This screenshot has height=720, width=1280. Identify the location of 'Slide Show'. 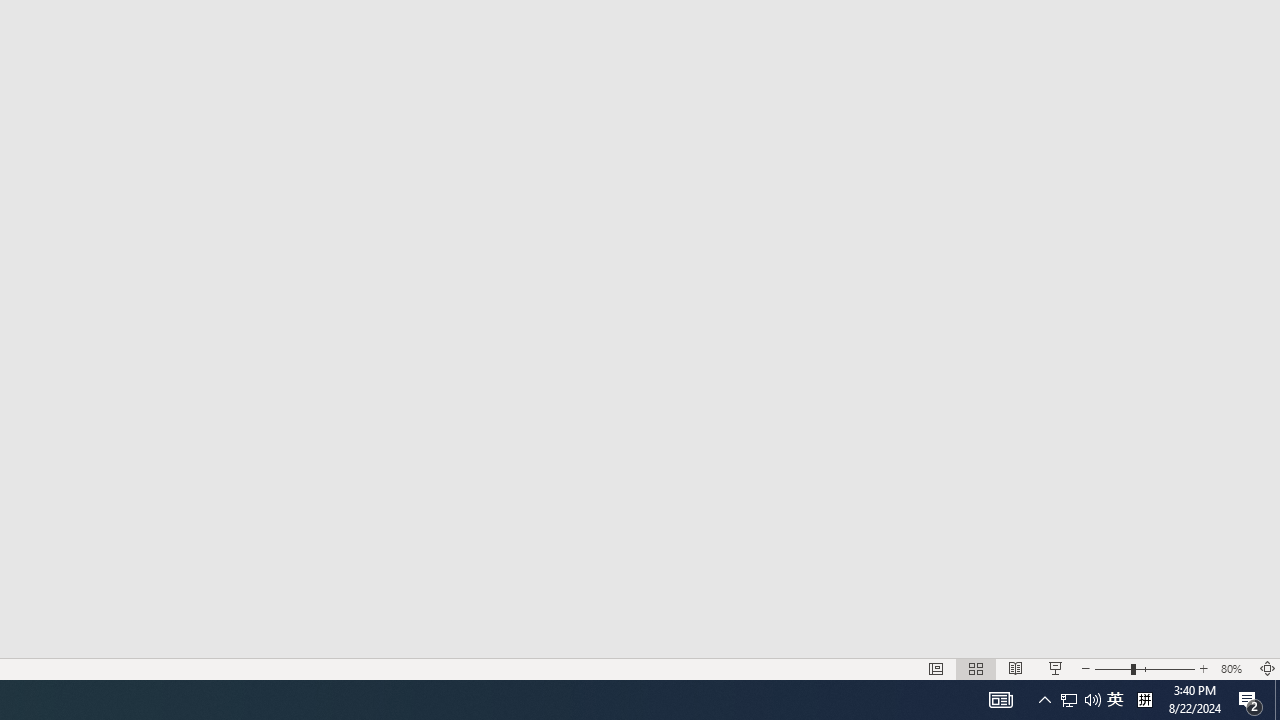
(1068, 698).